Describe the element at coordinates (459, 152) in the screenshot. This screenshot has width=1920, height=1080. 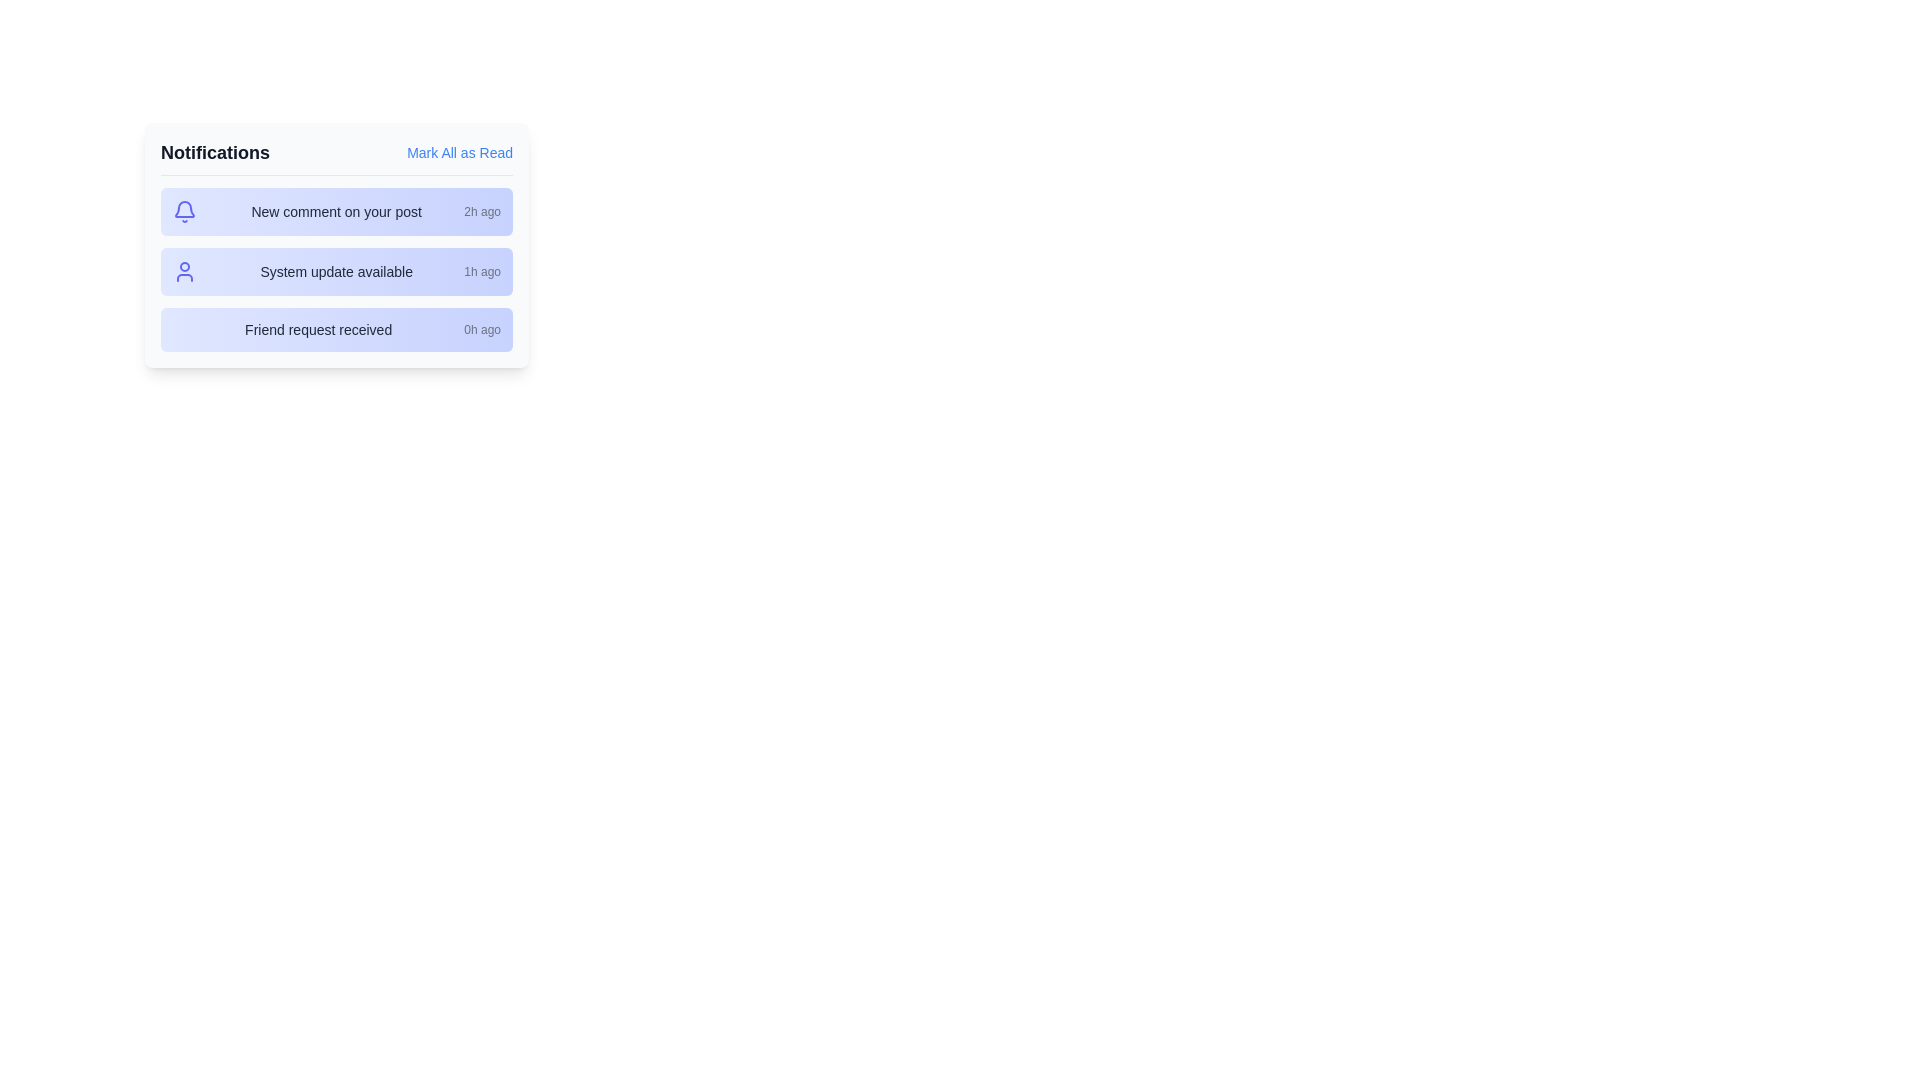
I see `the blue text link 'Mark All as Read' located in the top-right corner of the notifications panel to mark notifications as read` at that location.